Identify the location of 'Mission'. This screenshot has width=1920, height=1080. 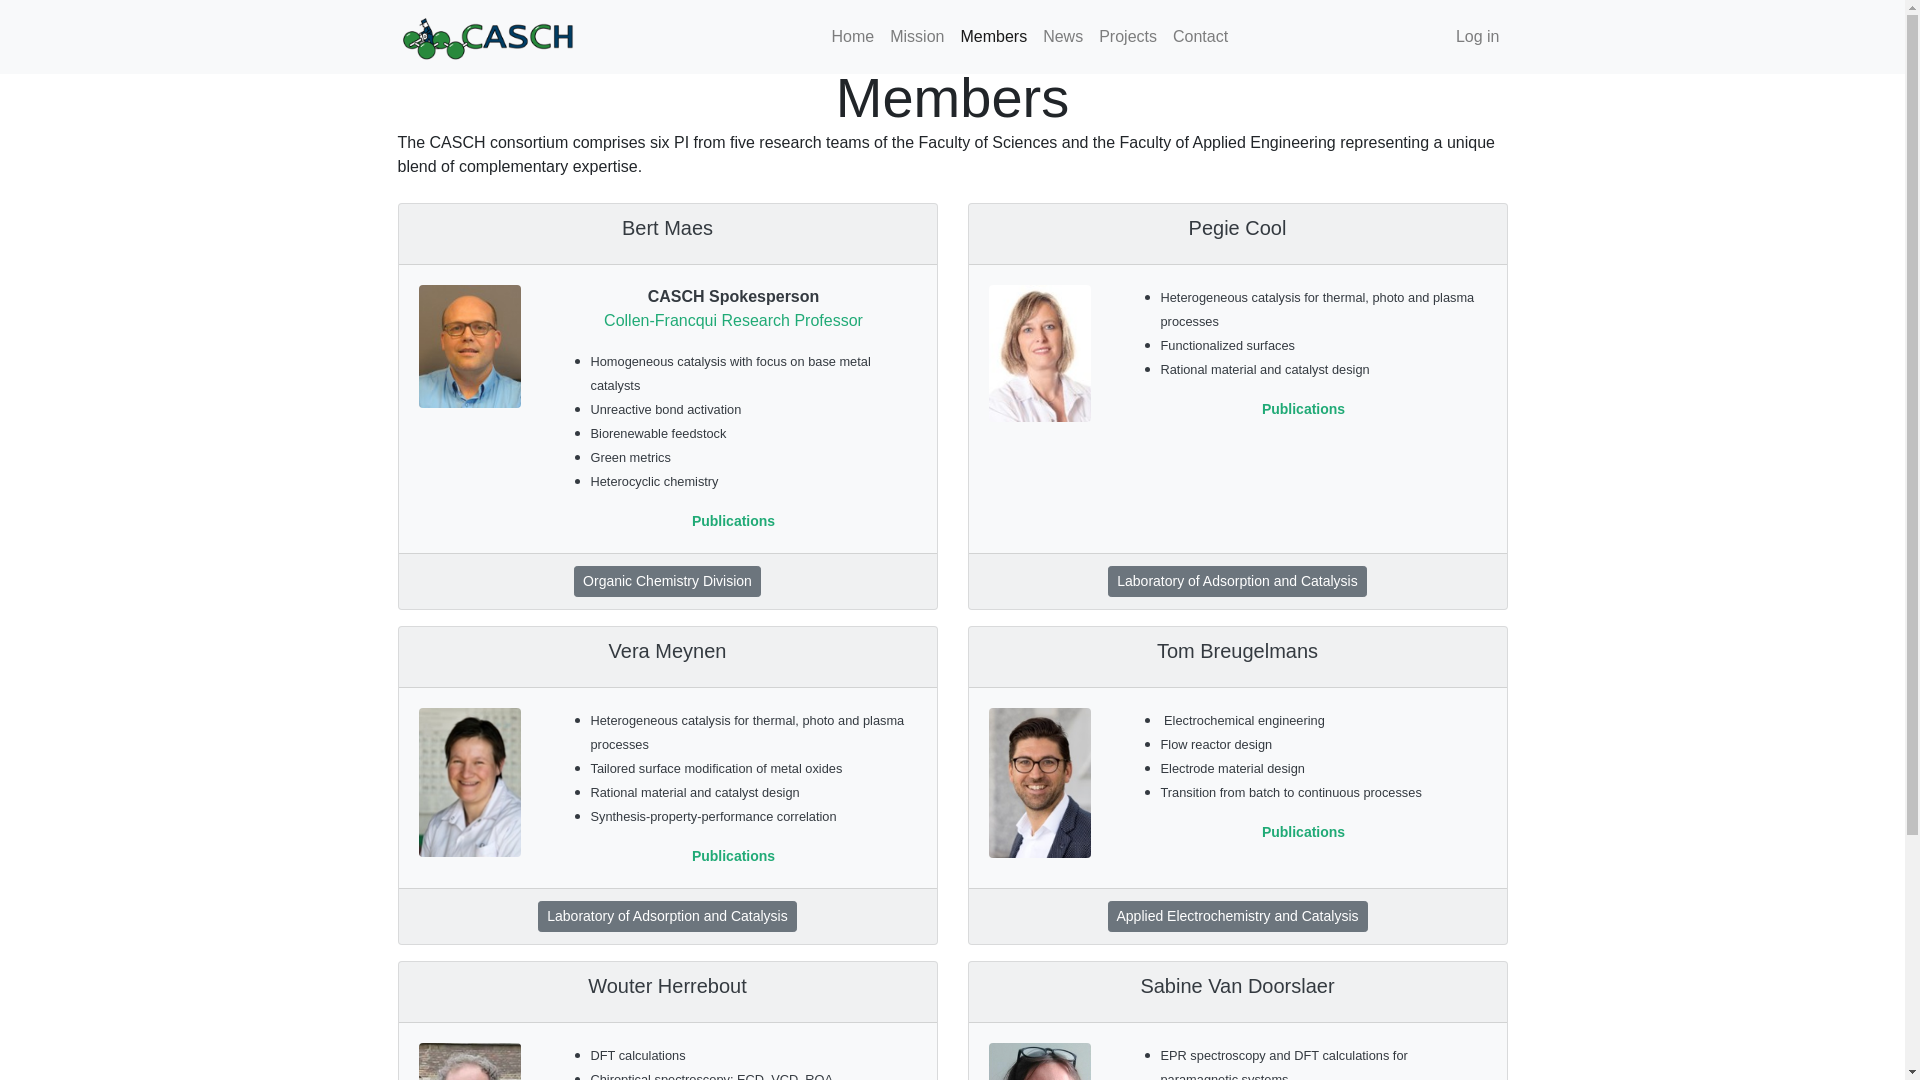
(915, 37).